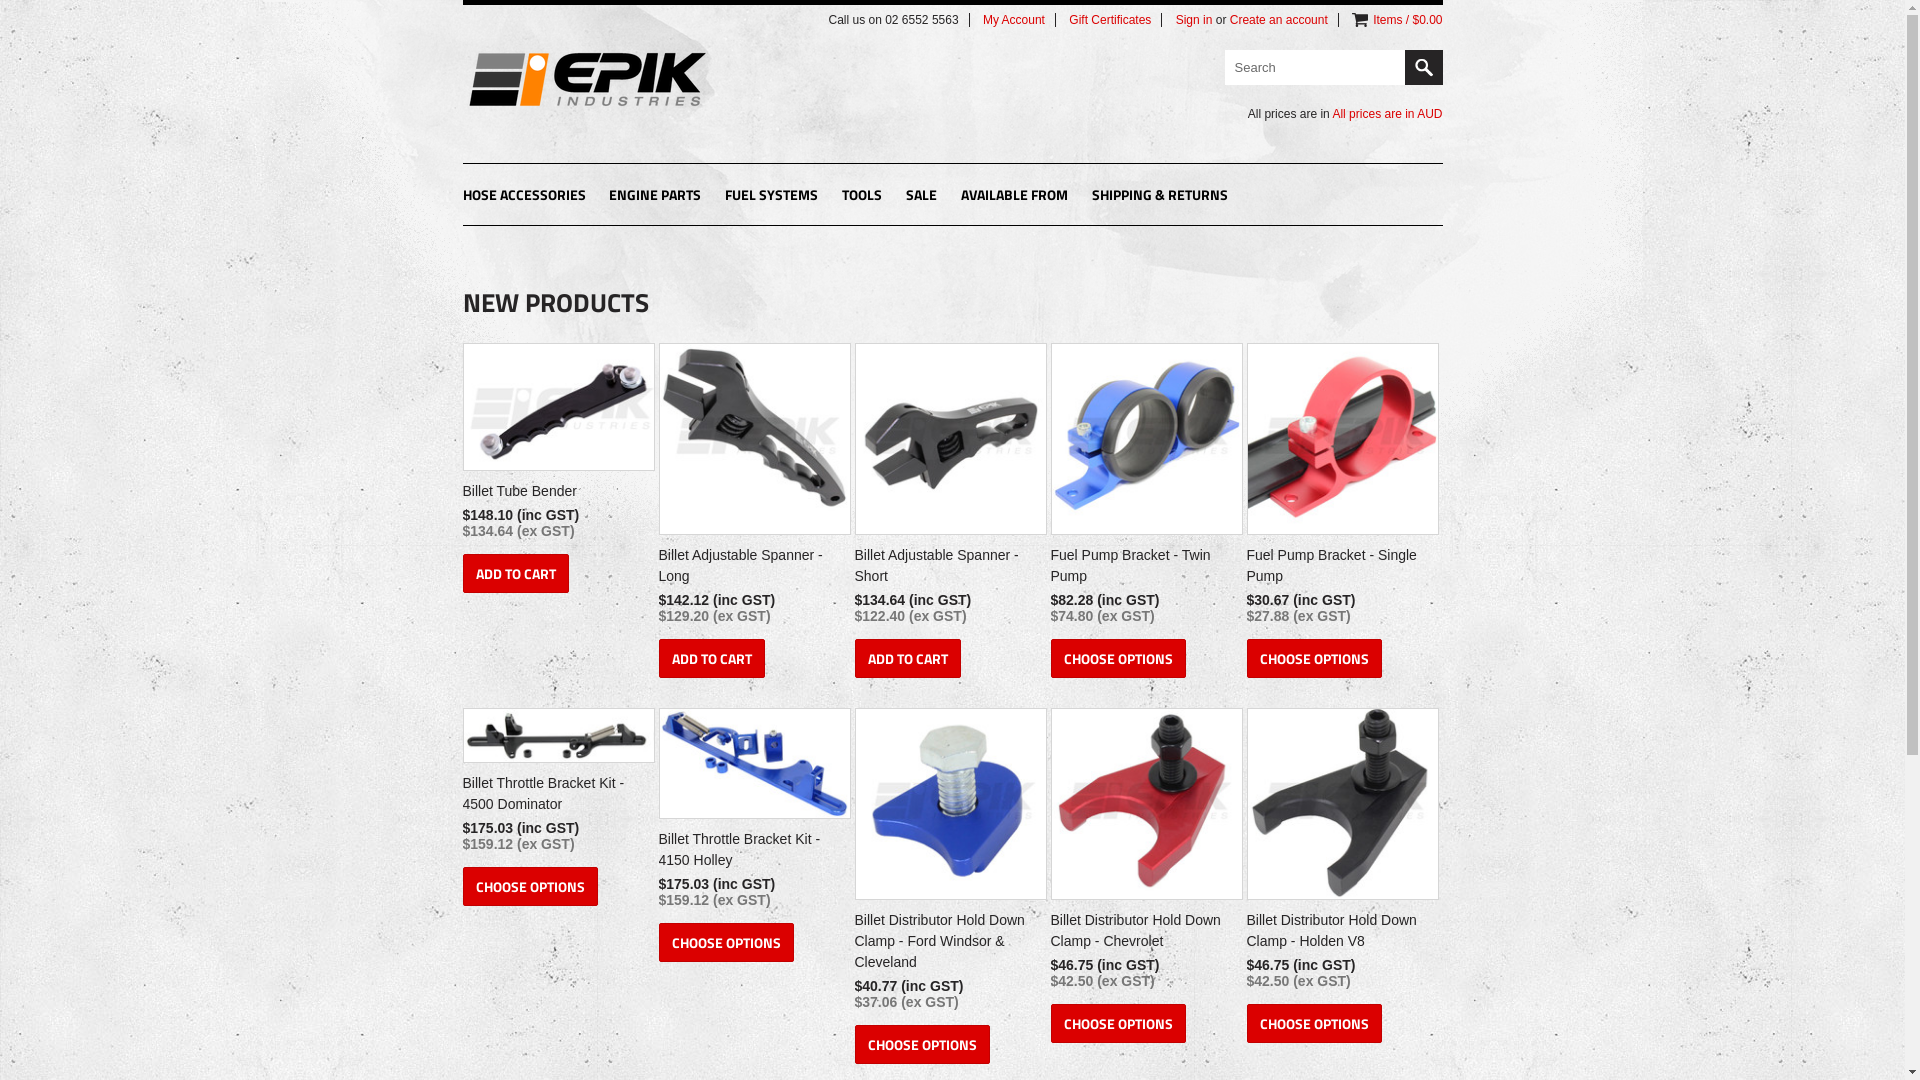 Image resolution: width=1920 pixels, height=1080 pixels. I want to click on 'Billet Throttle Bracket Kit - 4500 Dominator', so click(555, 795).